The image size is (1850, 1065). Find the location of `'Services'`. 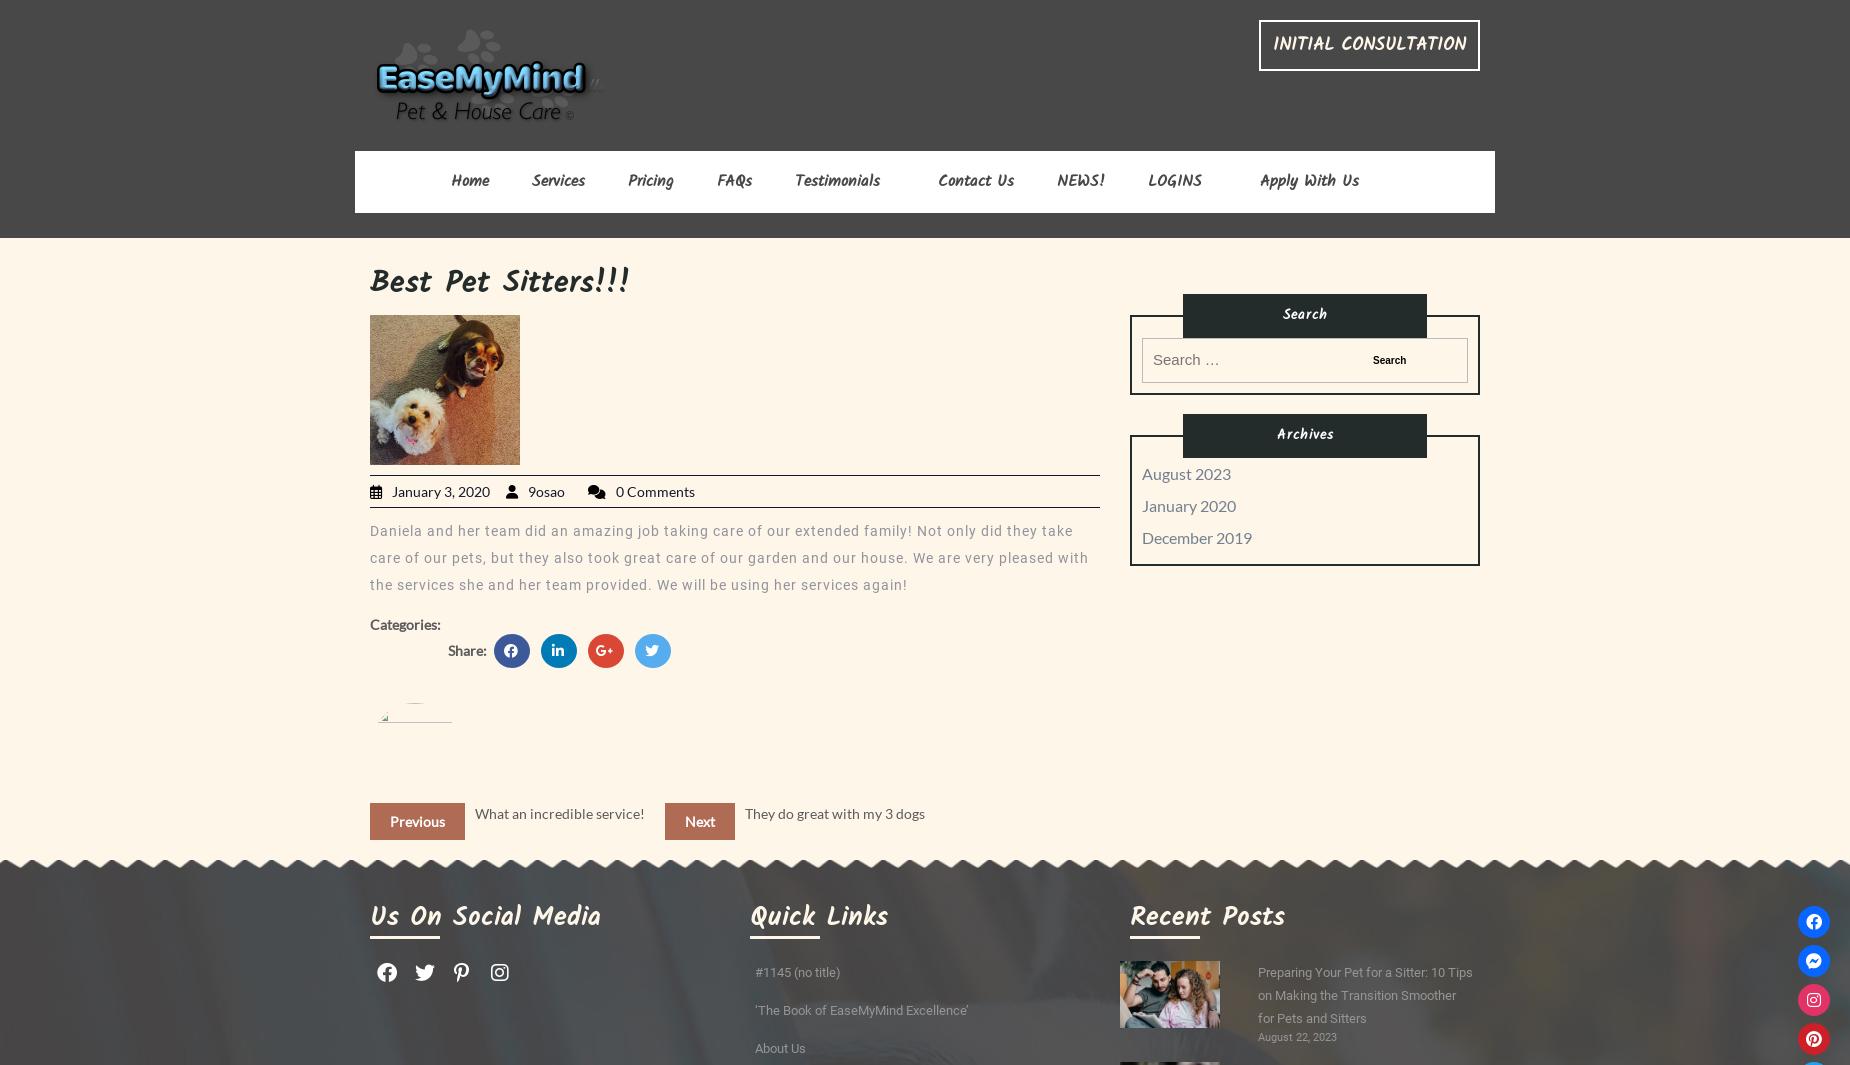

'Services' is located at coordinates (558, 180).